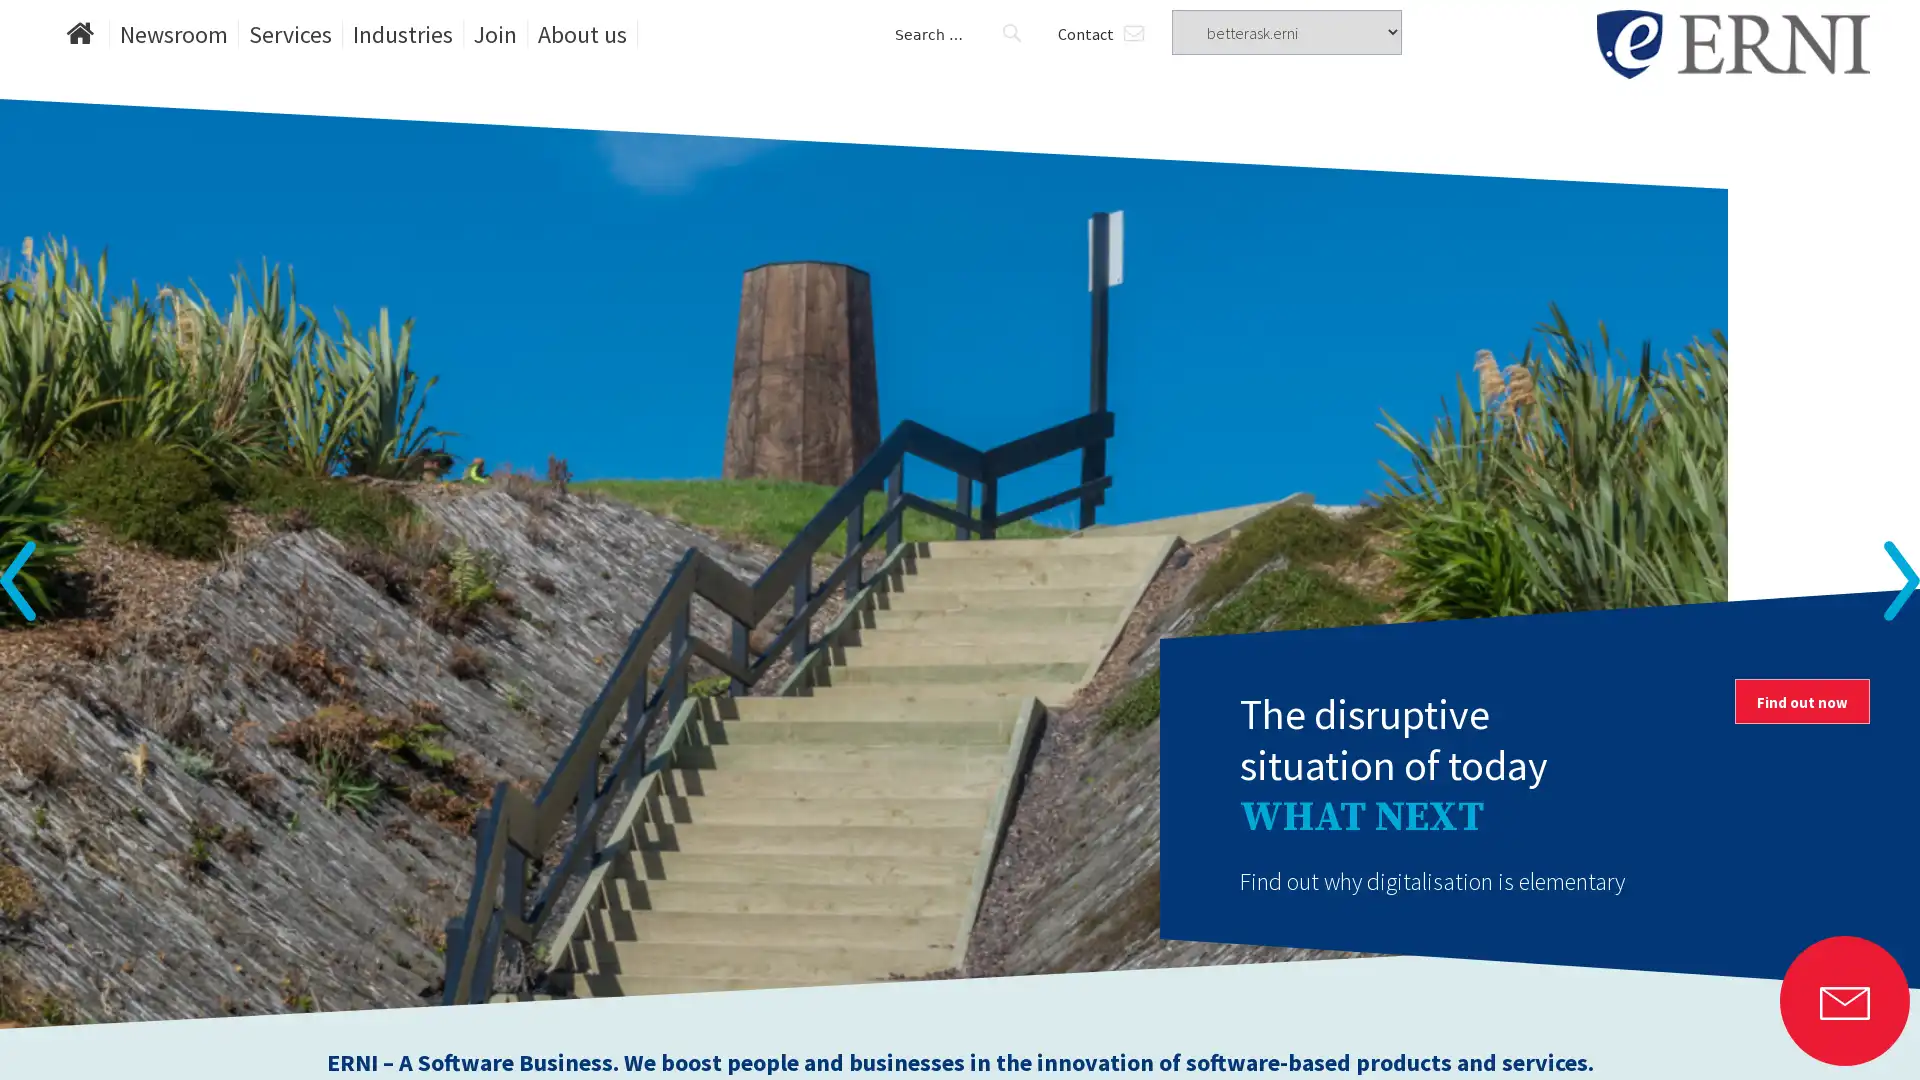 This screenshot has width=1920, height=1080. What do you see at coordinates (1011, 87) in the screenshot?
I see `Search` at bounding box center [1011, 87].